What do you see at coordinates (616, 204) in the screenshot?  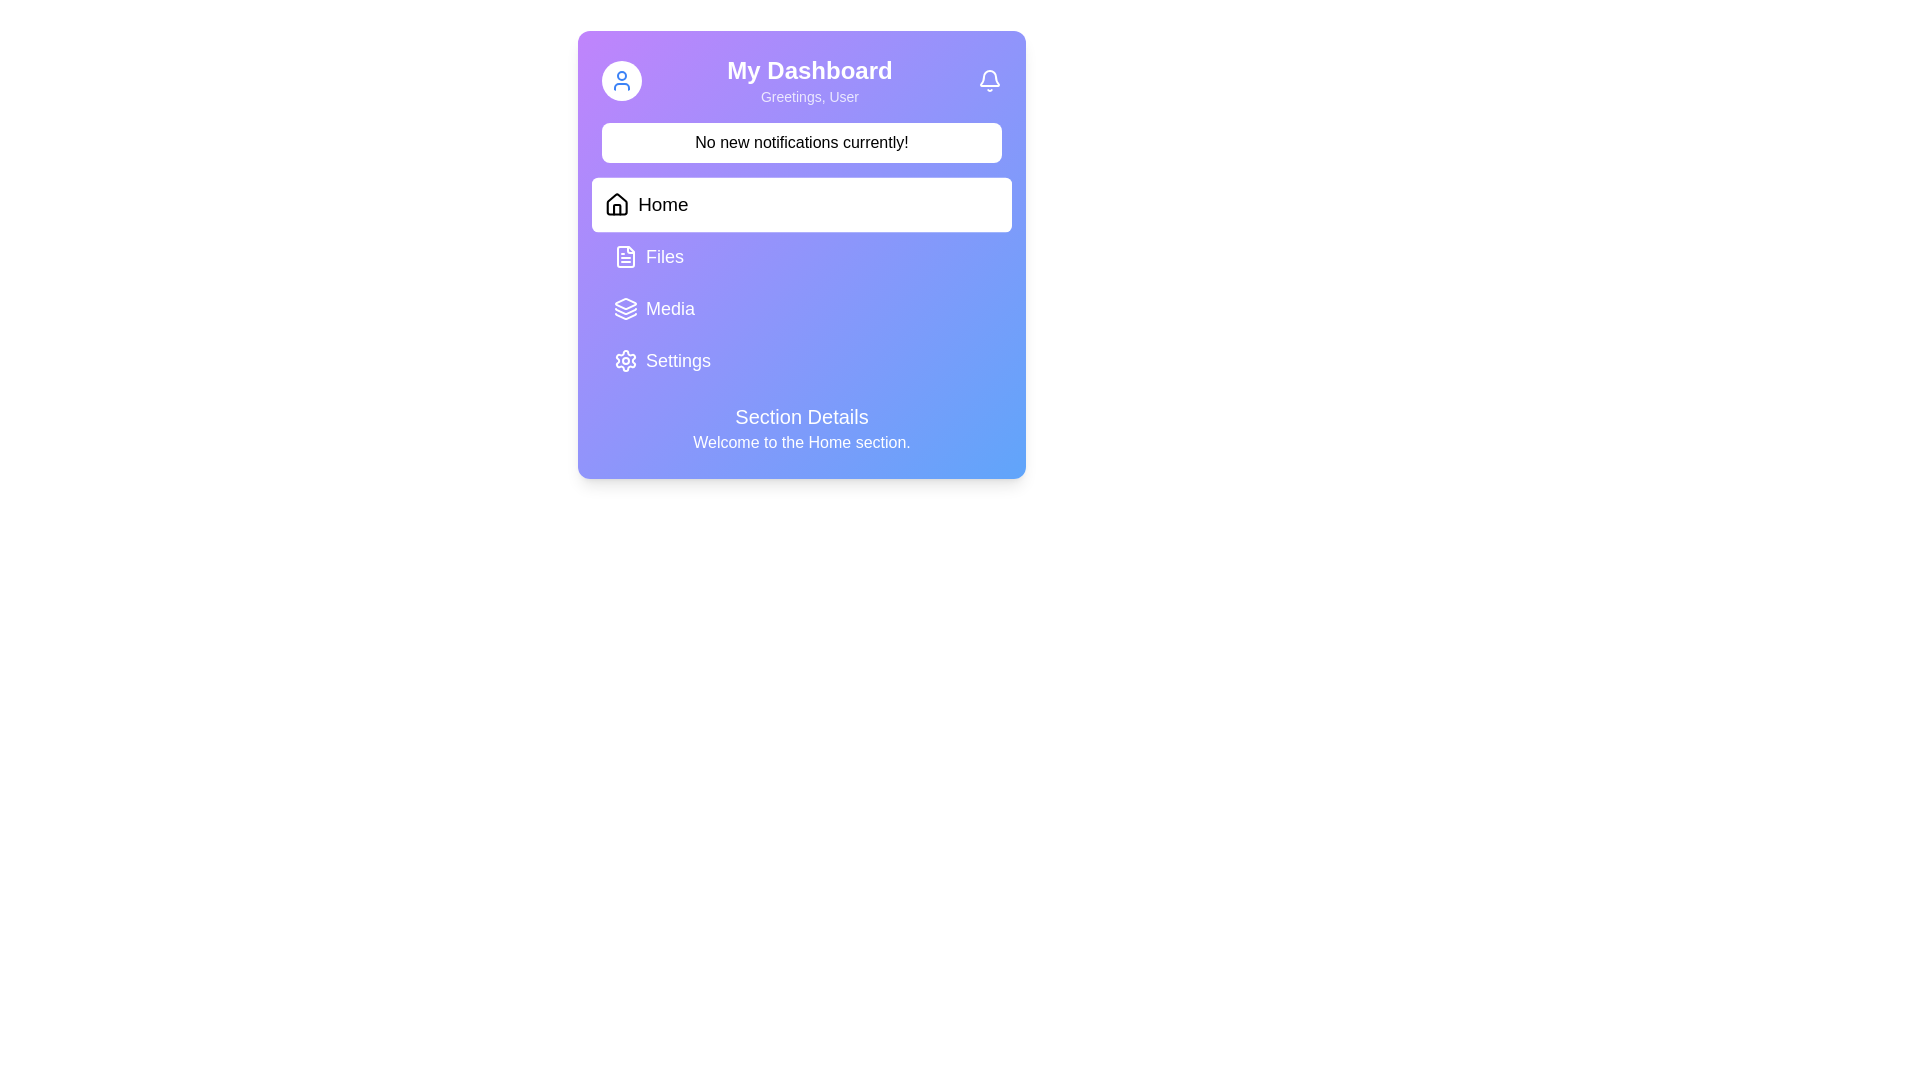 I see `the decorative 'Home' menu icon represented by an SVG vector graphic, located to the left of the 'Home' text in the vertical menu at the top of the card-like interface` at bounding box center [616, 204].